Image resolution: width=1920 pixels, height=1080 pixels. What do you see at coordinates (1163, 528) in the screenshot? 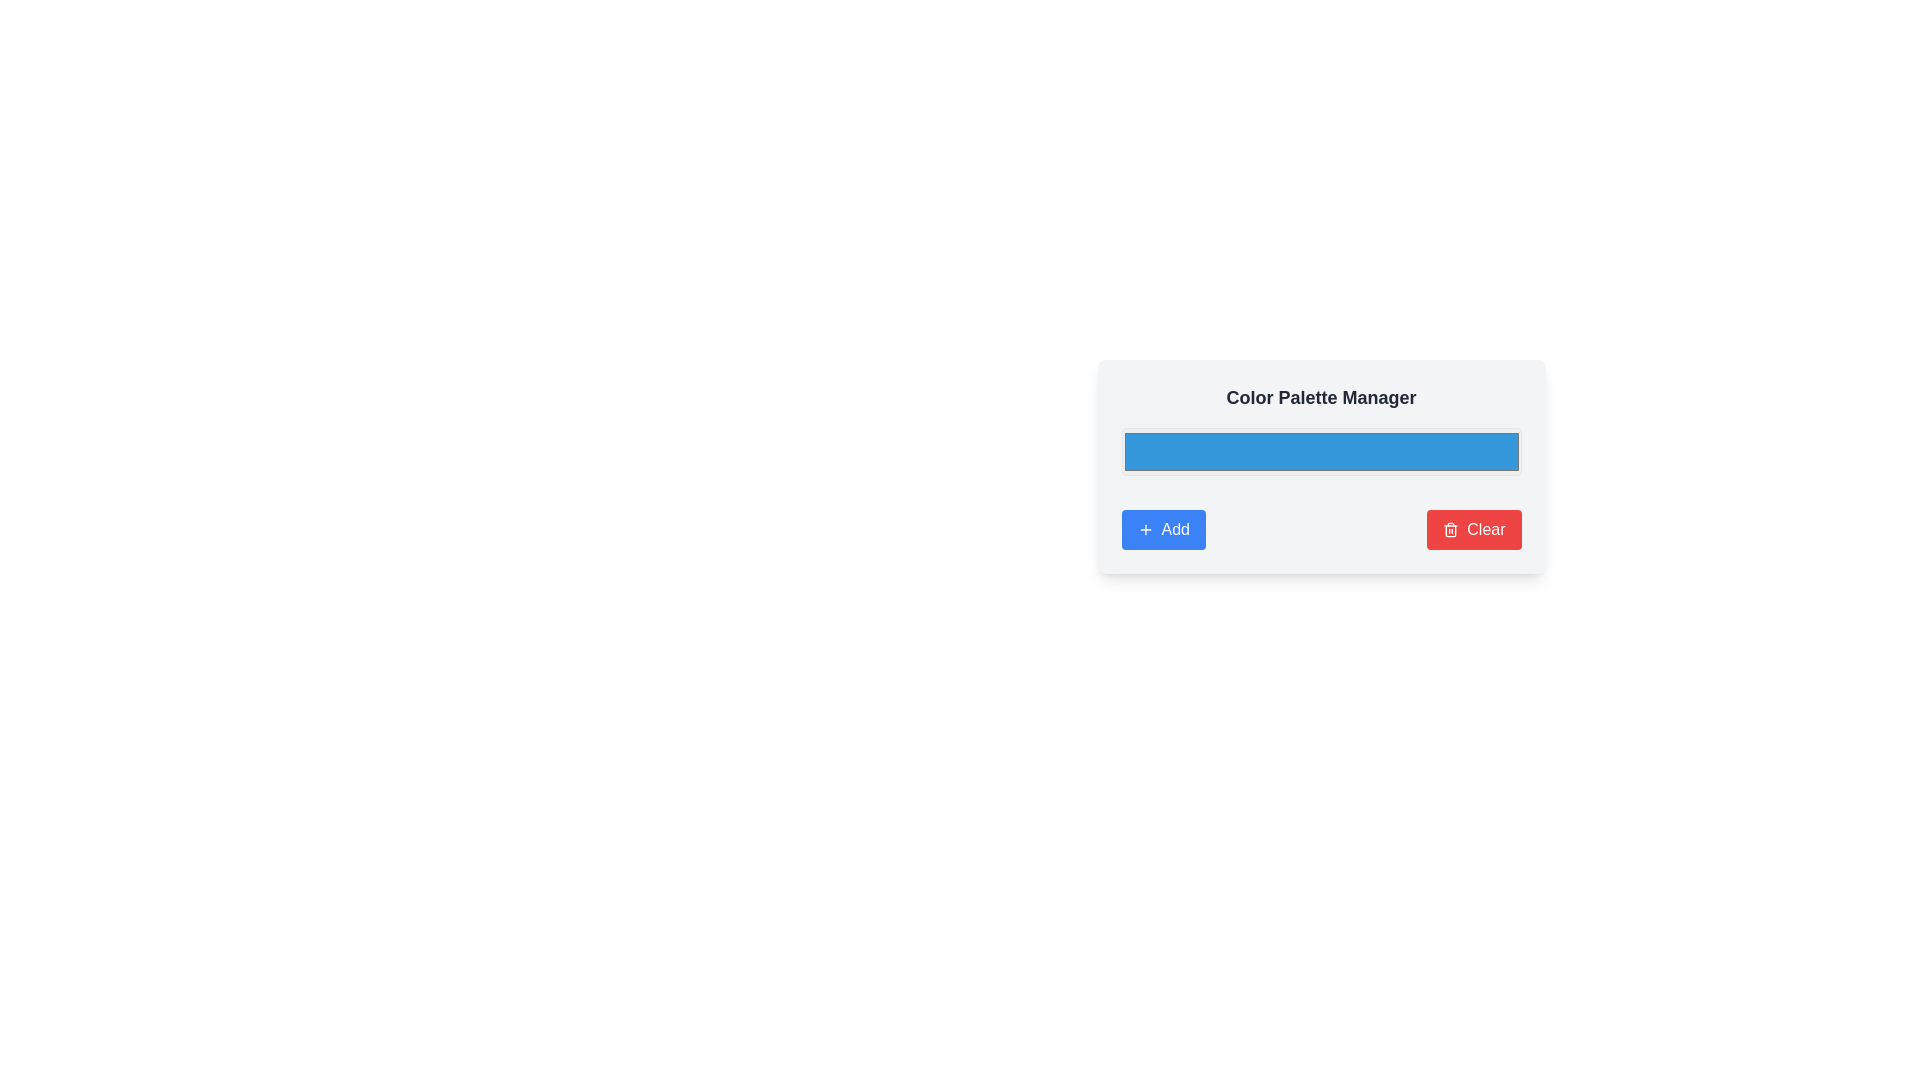
I see `the 'Add' button located in the bottom-left portion of the 'Color Palette Manager' section` at bounding box center [1163, 528].